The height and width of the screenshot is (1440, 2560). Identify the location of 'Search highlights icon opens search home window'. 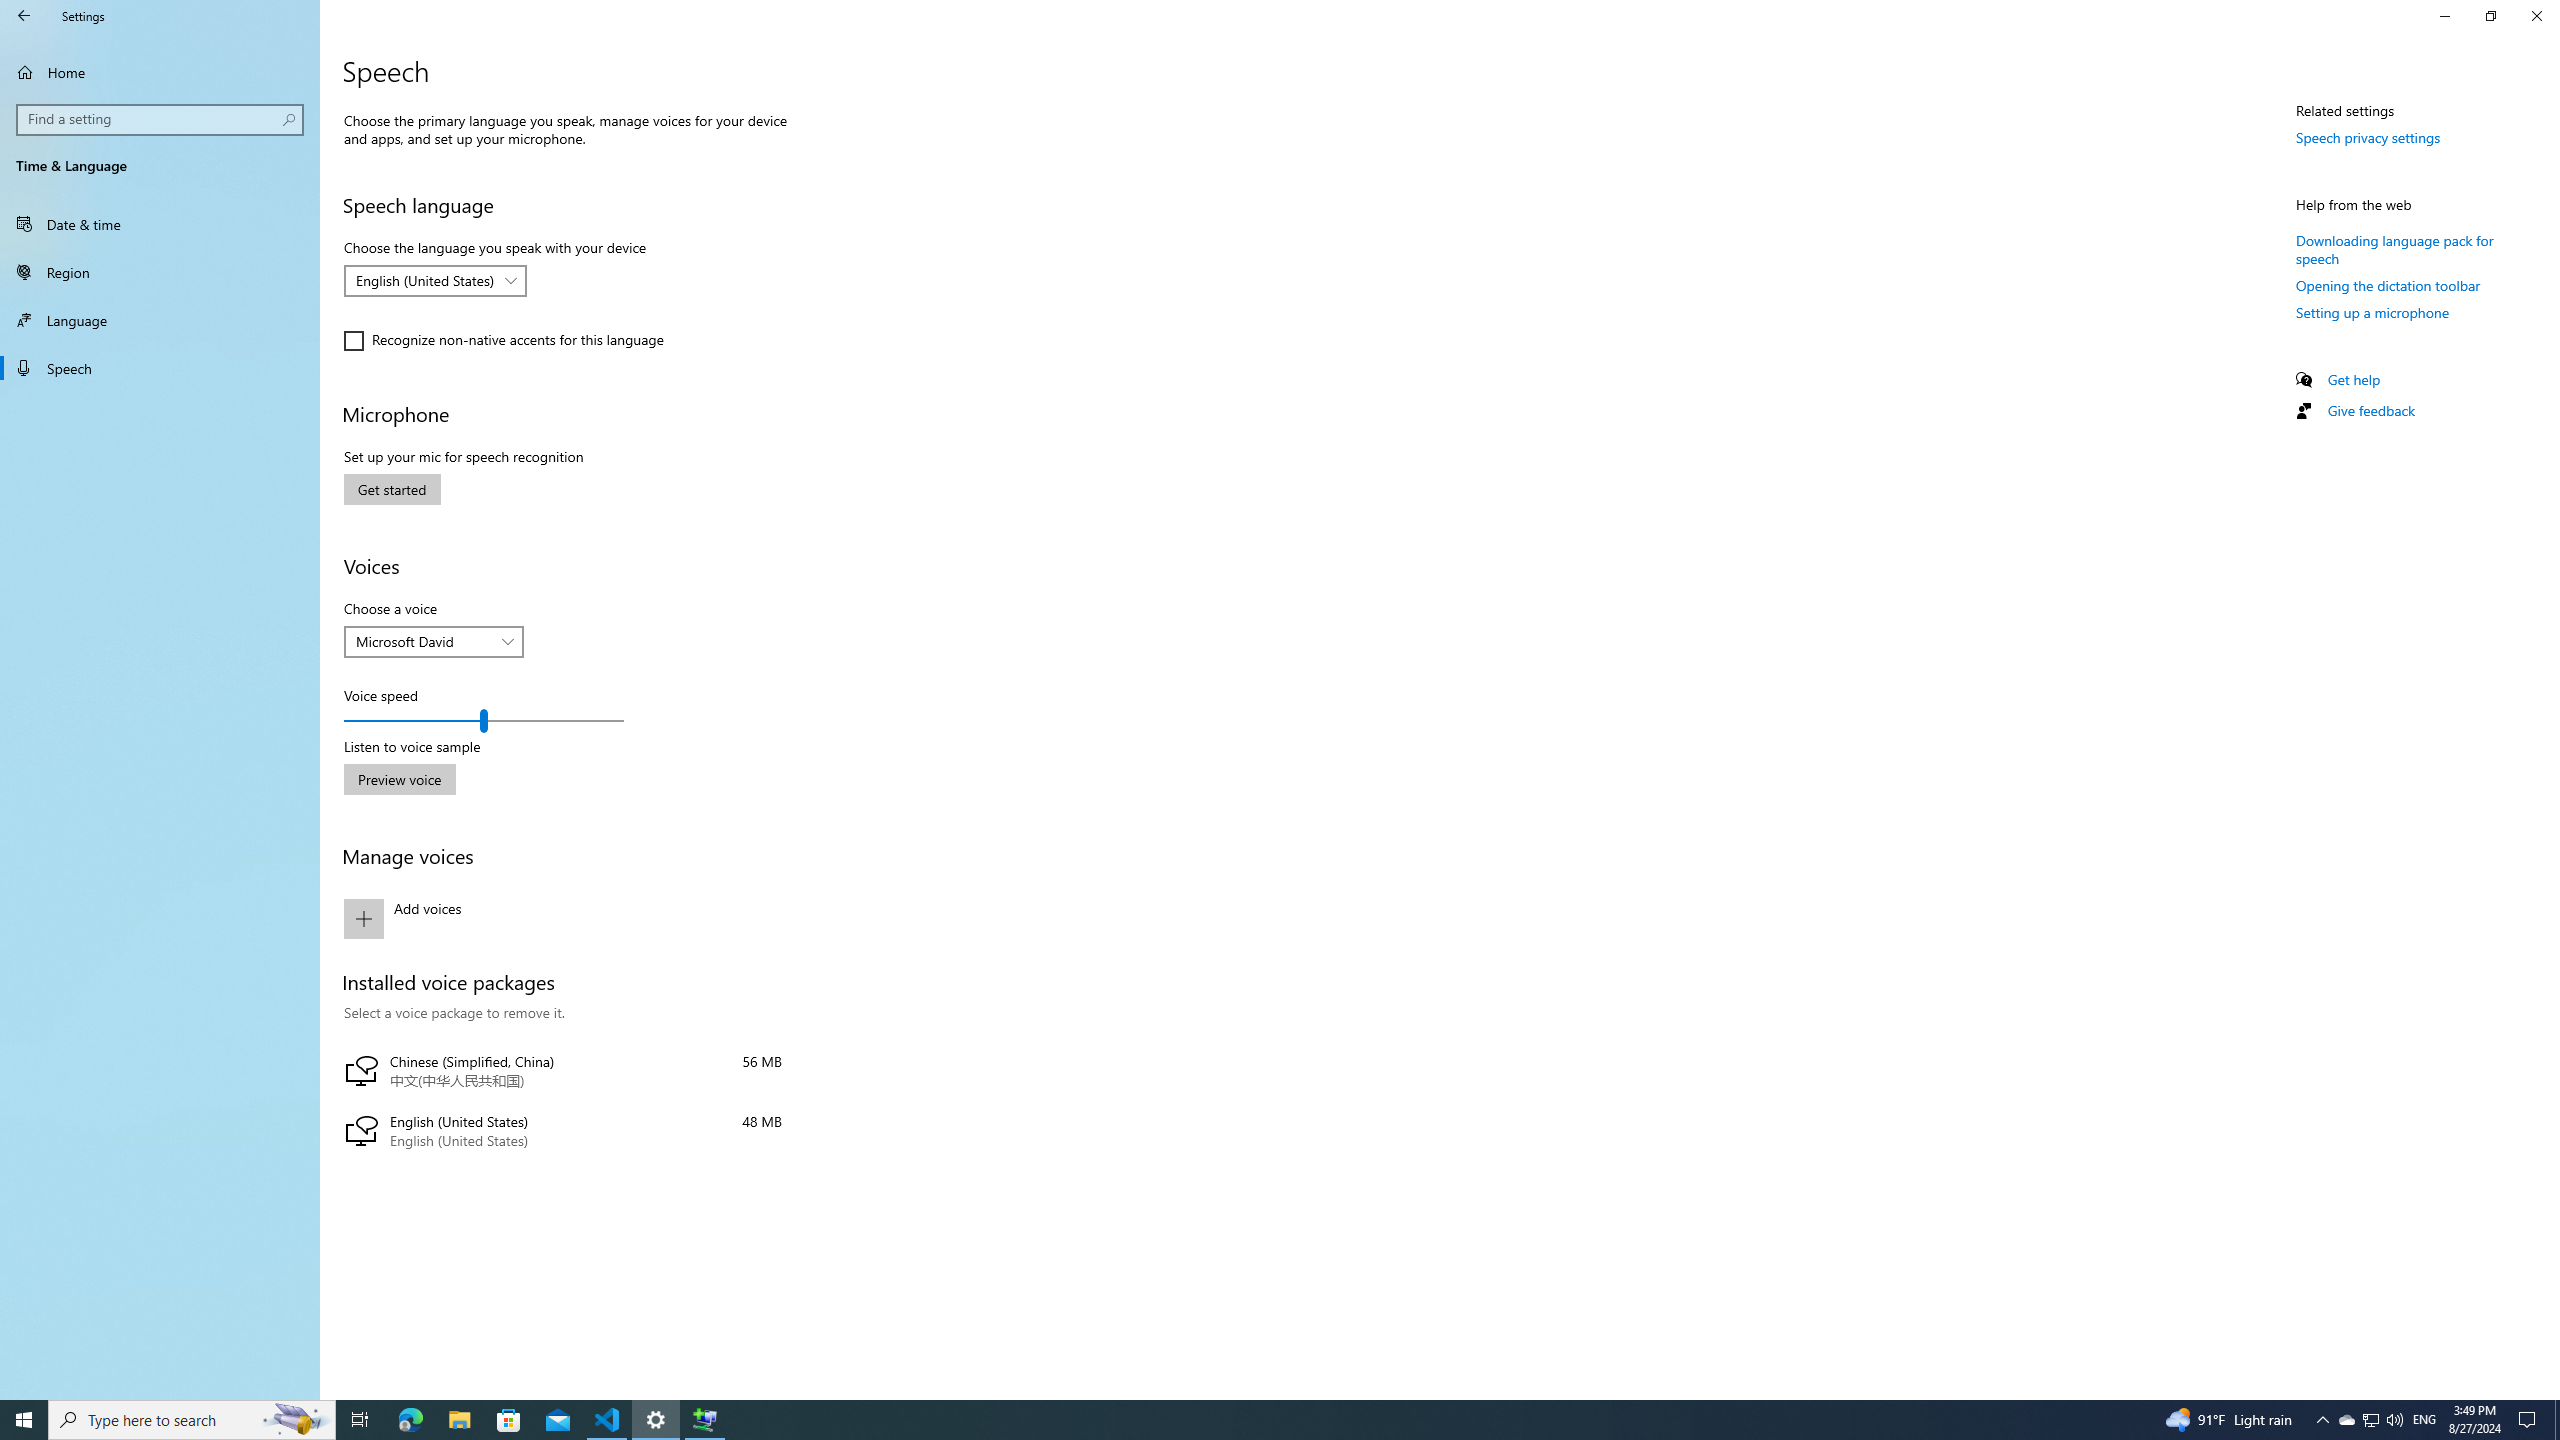
(294, 1418).